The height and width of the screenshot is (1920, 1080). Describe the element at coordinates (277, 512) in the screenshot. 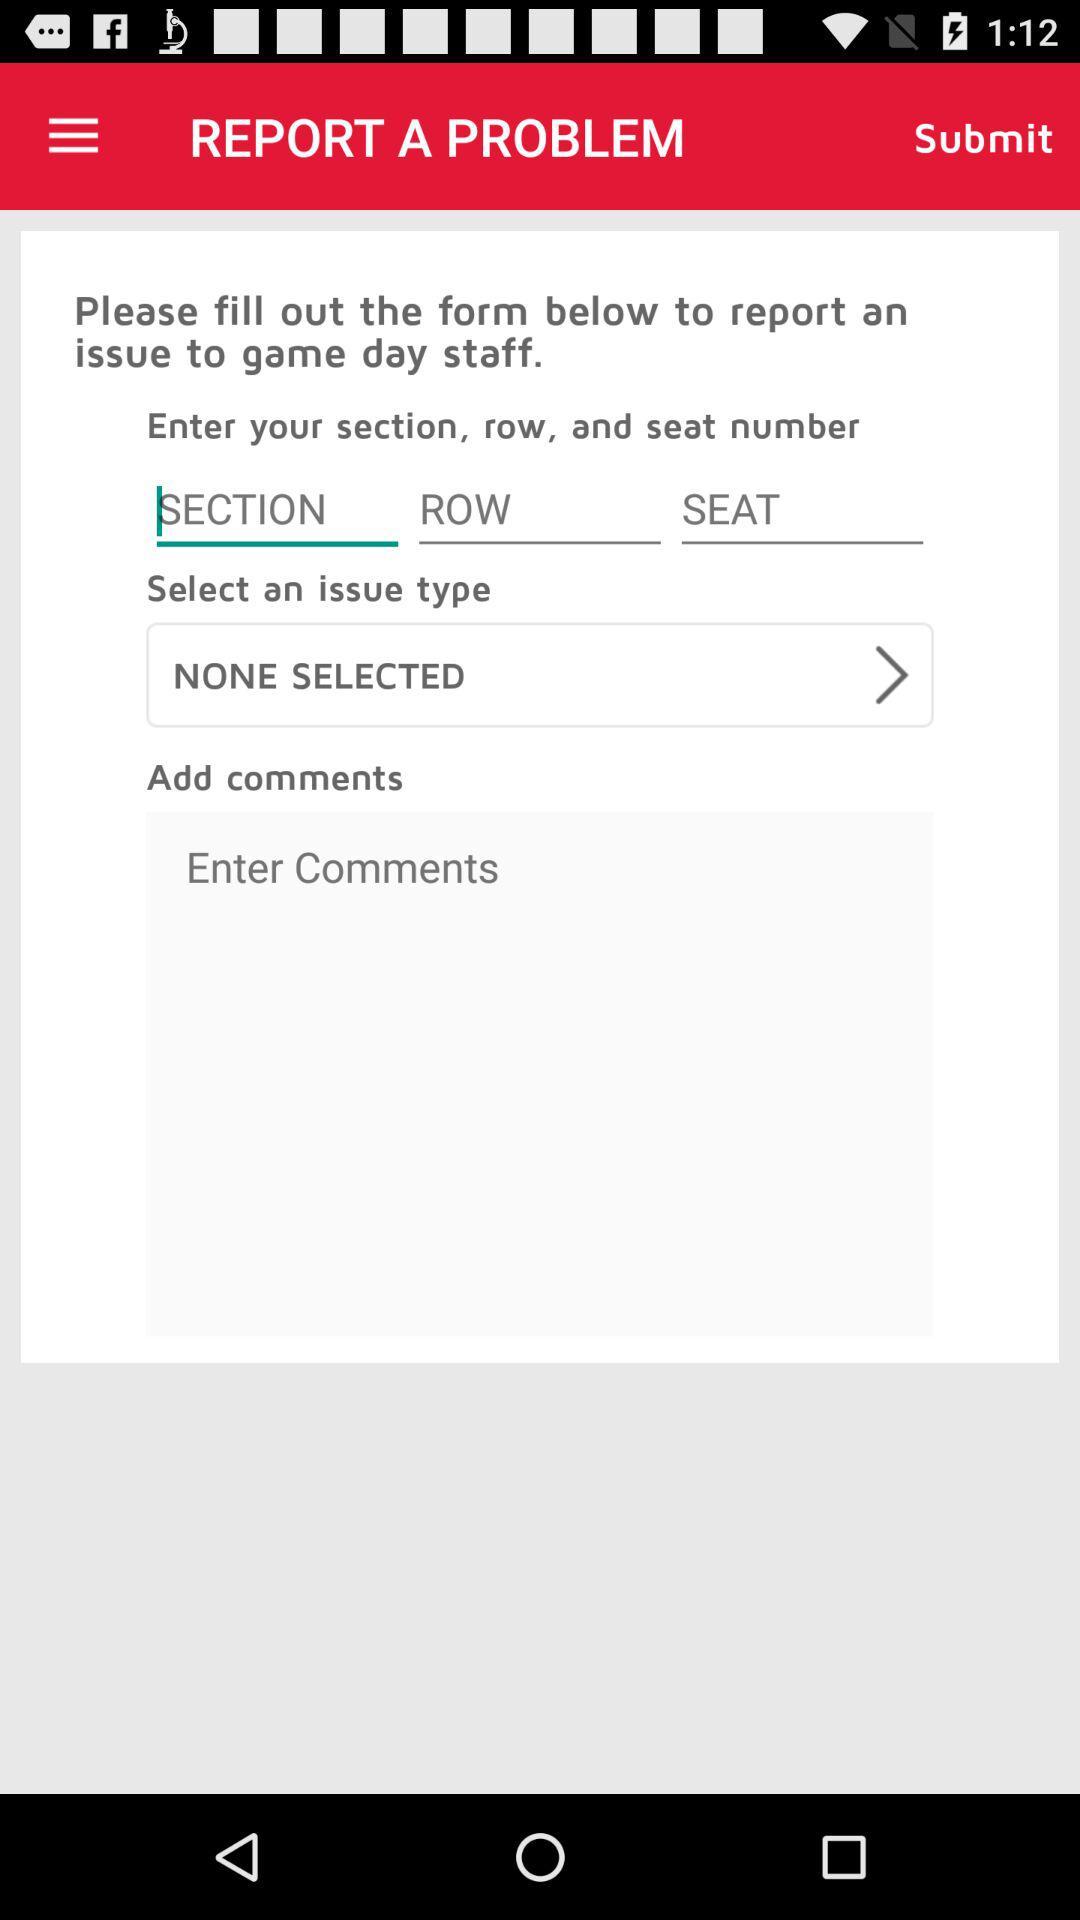

I see `section number` at that location.